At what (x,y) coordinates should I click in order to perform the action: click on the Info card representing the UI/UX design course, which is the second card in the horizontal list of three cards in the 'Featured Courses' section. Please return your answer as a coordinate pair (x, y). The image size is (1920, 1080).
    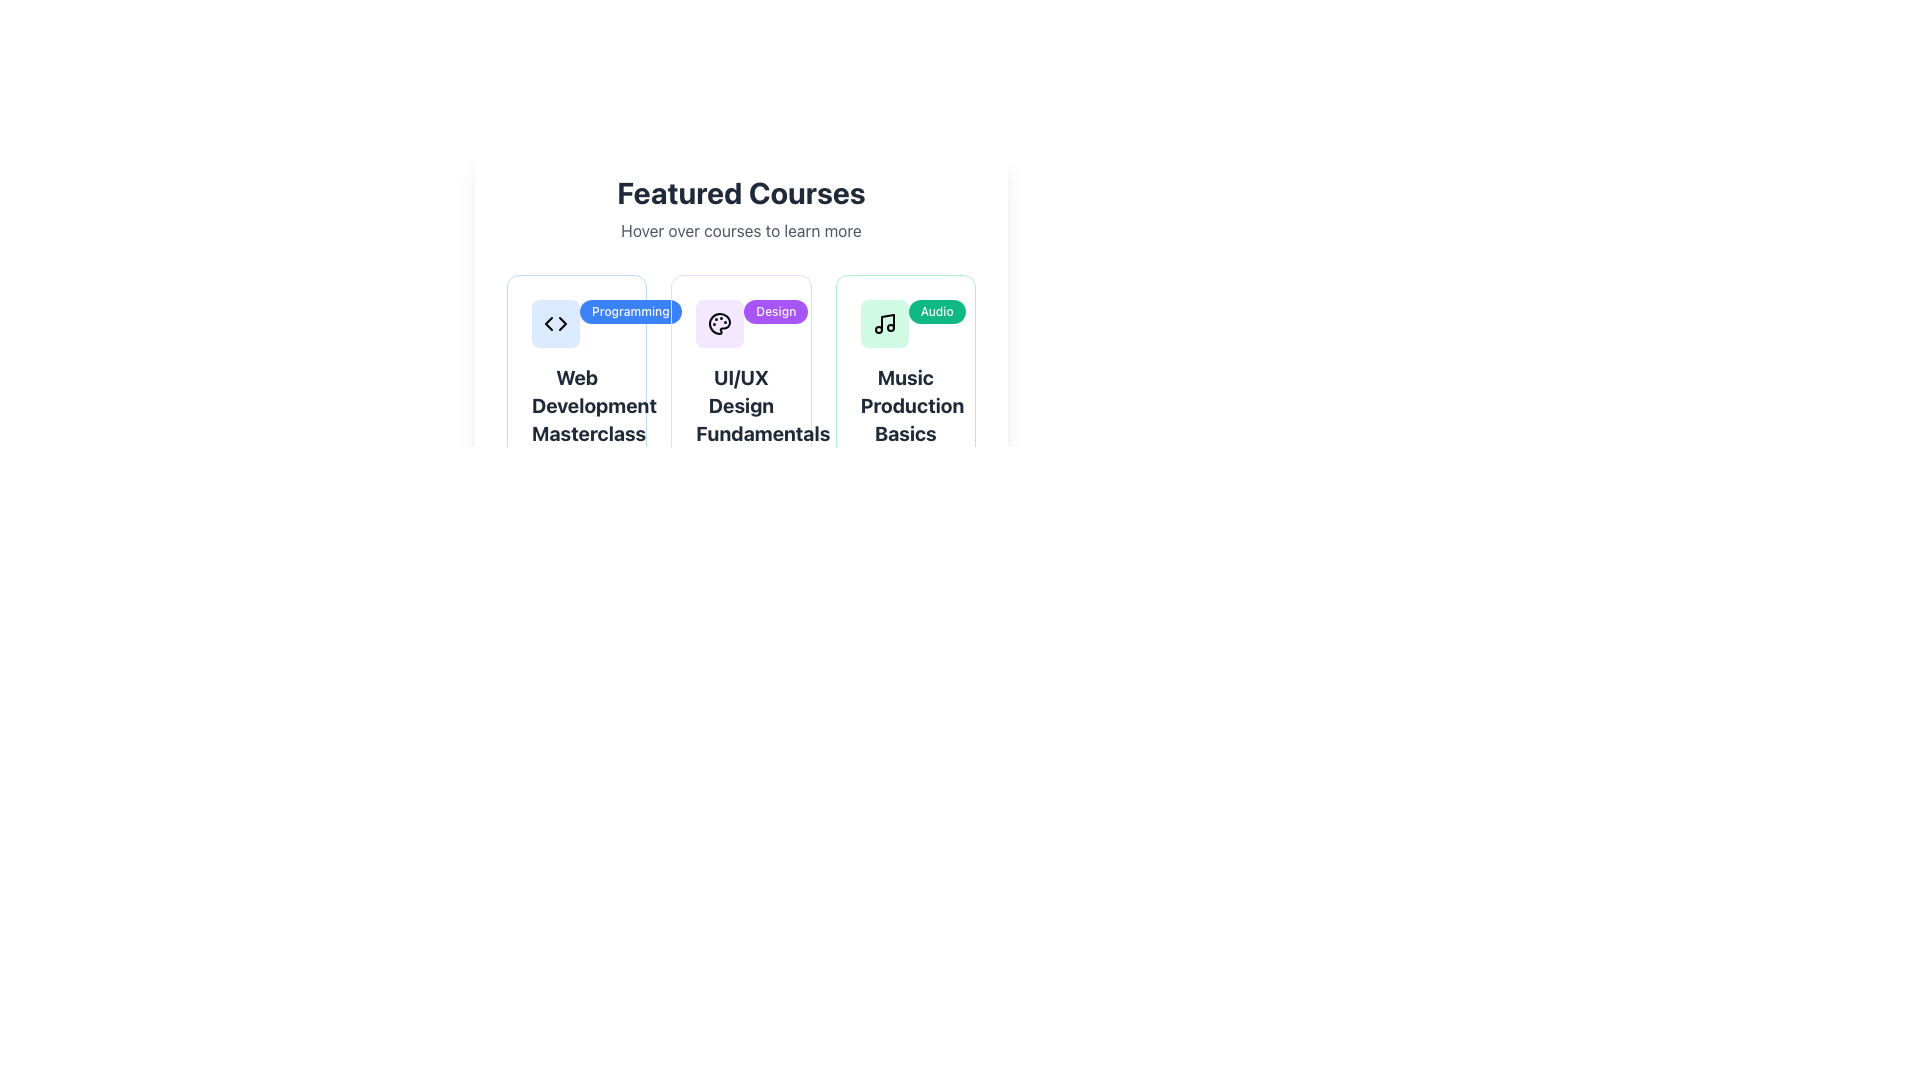
    Looking at the image, I should click on (740, 424).